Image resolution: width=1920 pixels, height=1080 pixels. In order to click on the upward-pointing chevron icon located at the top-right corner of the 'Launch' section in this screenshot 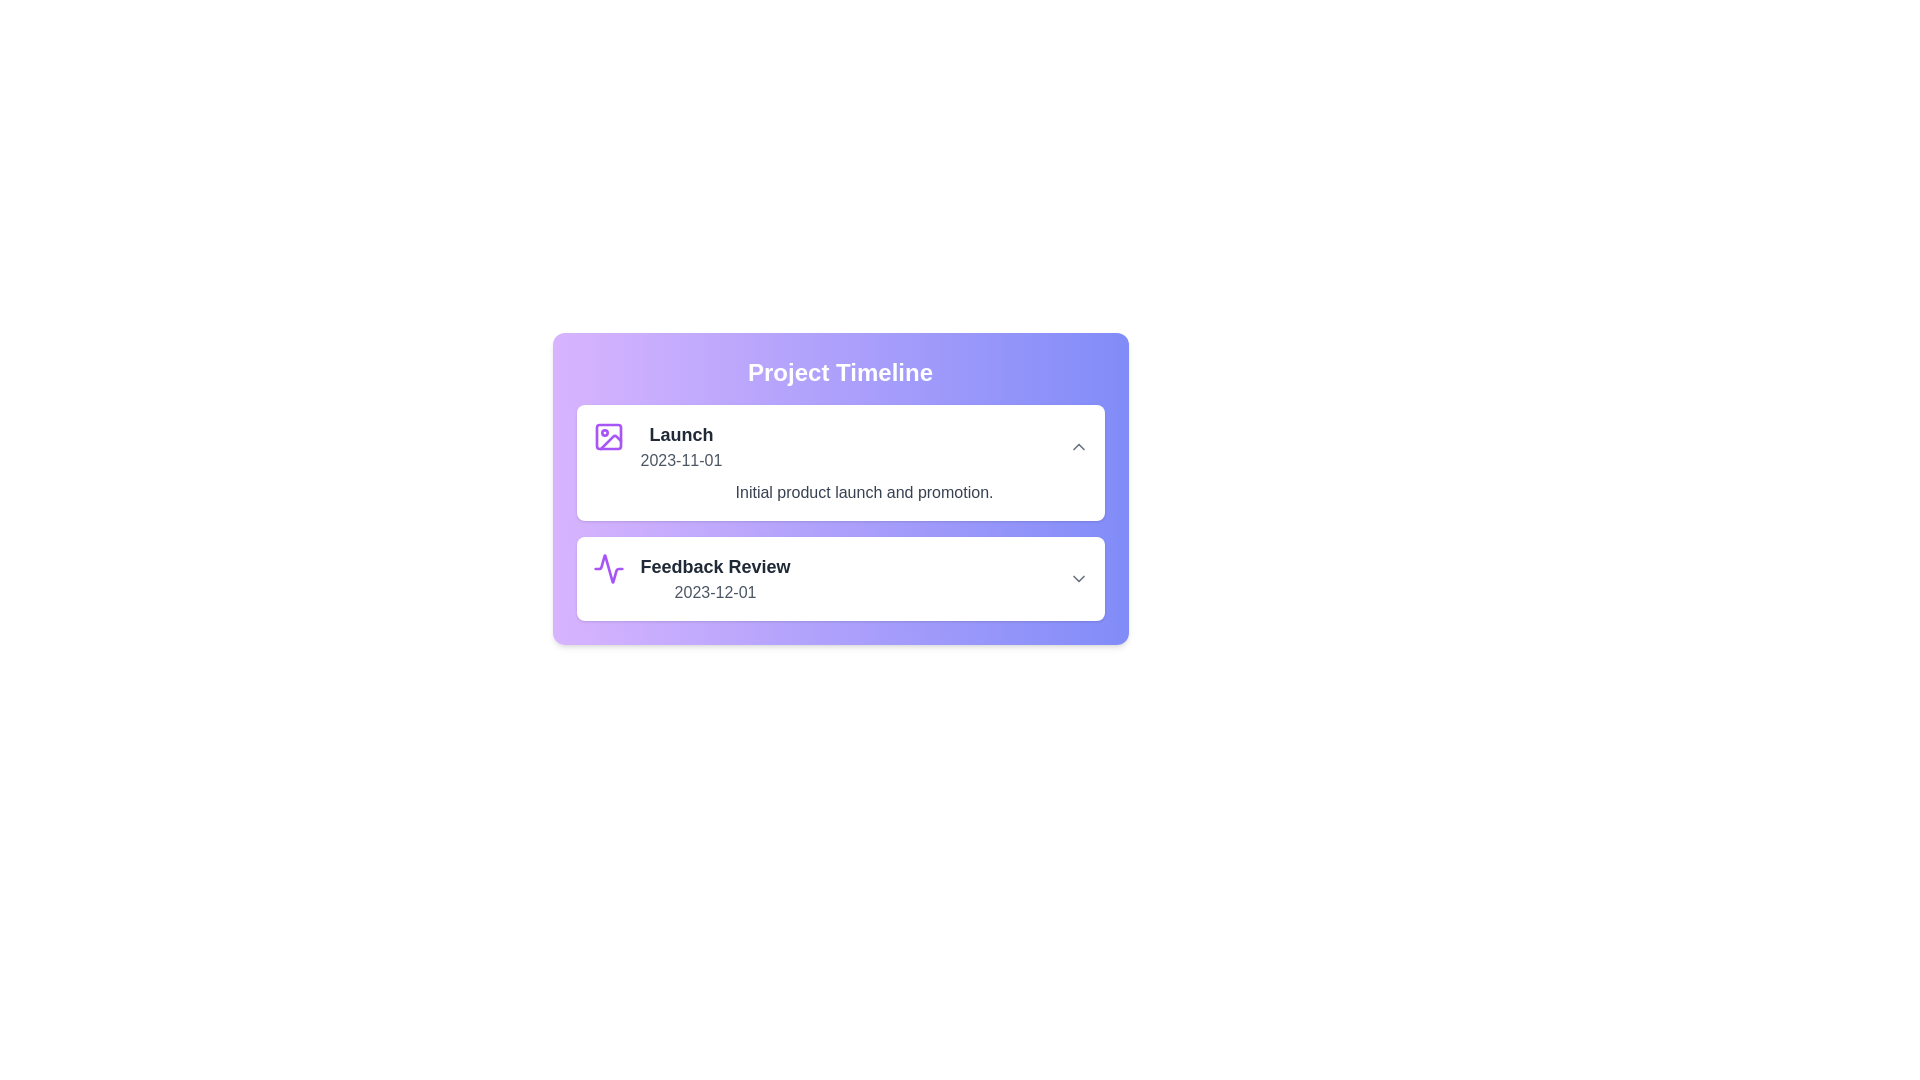, I will do `click(1077, 446)`.